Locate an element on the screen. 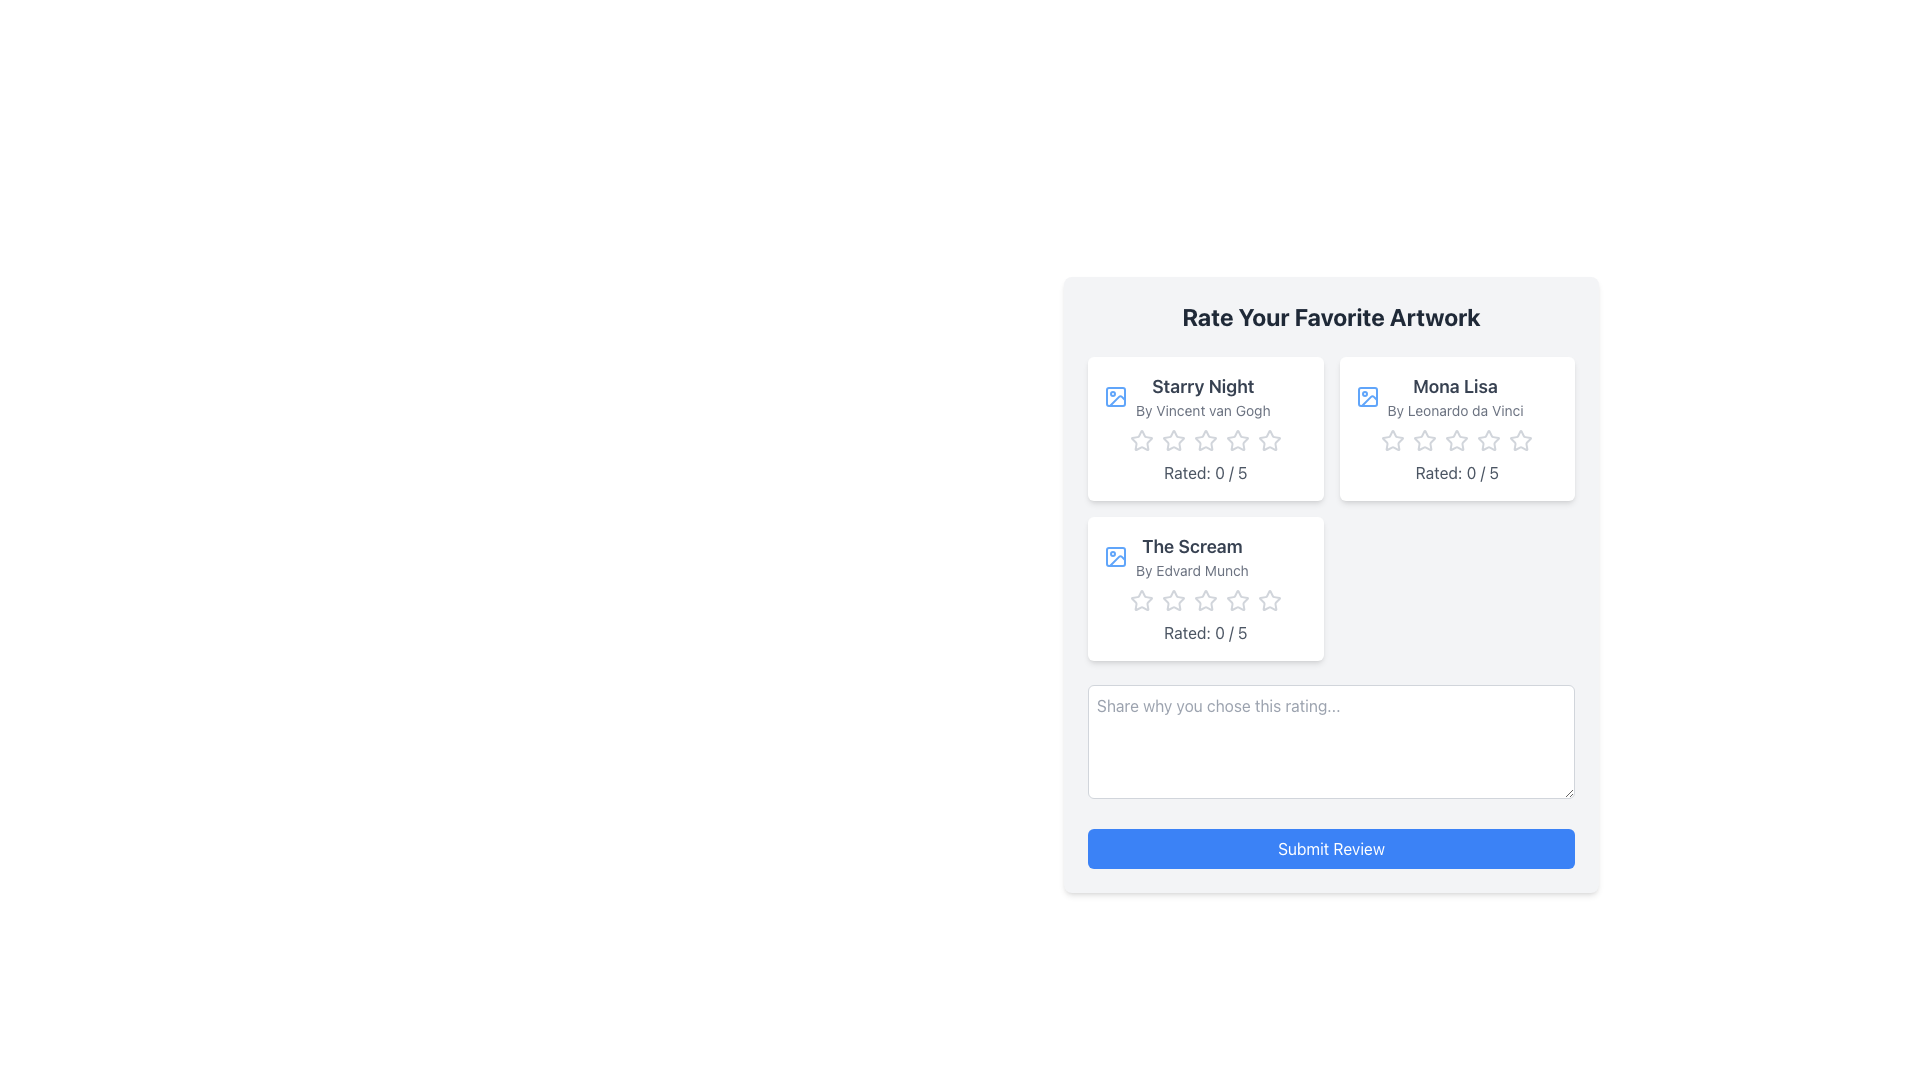 This screenshot has height=1080, width=1920. the third star icon with a light gray outline under 'The Scream' artwork to rate it is located at coordinates (1141, 599).